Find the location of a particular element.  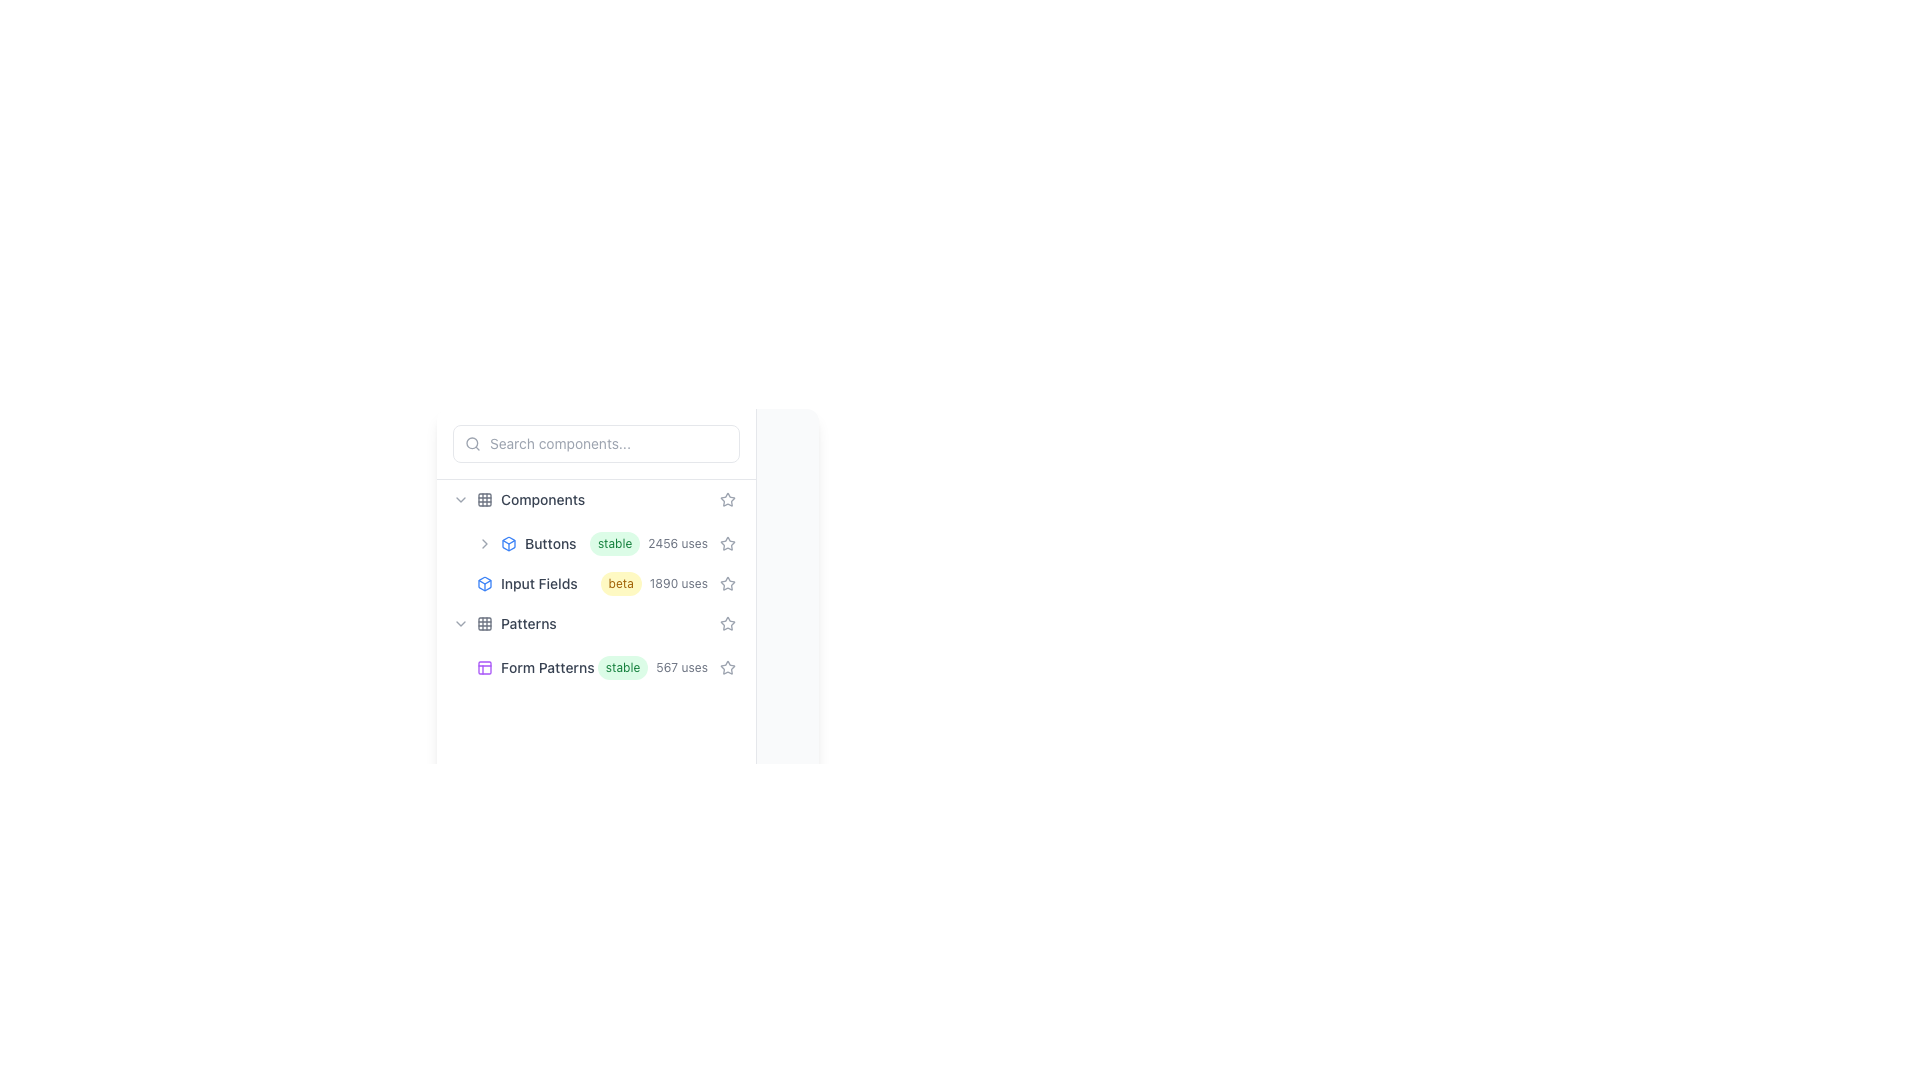

the downward-pointing chevron icon located in the left sidebar adjacent to the 'Components' label is located at coordinates (459, 499).